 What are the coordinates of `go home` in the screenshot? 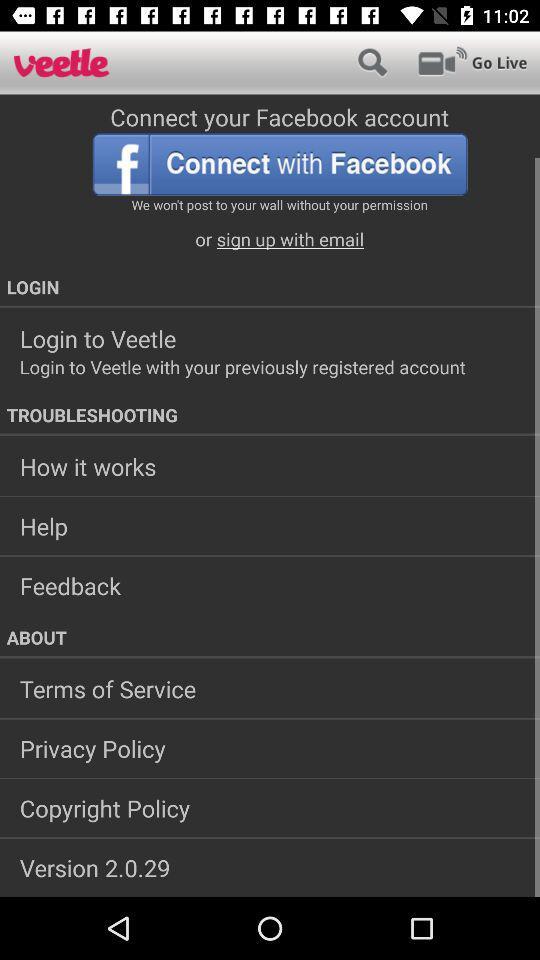 It's located at (61, 62).